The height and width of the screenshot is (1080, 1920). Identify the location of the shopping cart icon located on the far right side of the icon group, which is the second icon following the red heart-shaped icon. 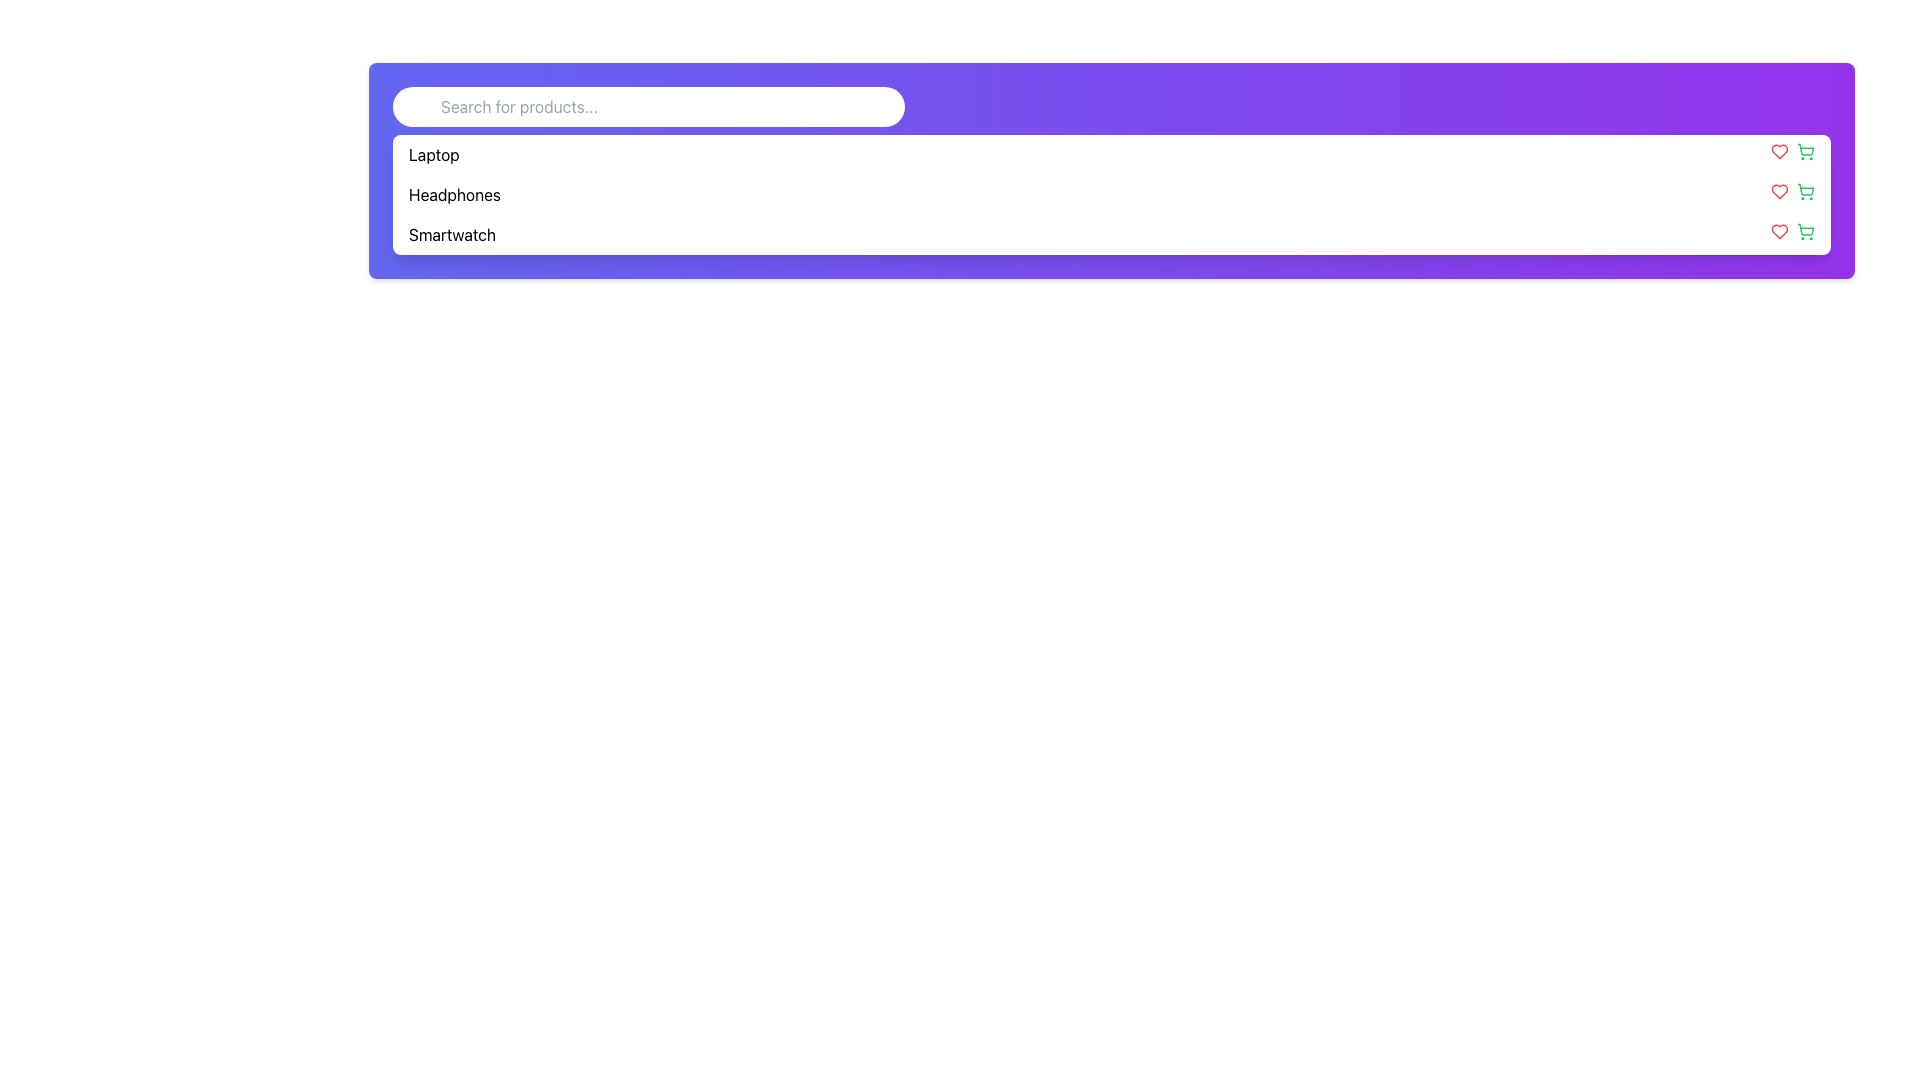
(1805, 150).